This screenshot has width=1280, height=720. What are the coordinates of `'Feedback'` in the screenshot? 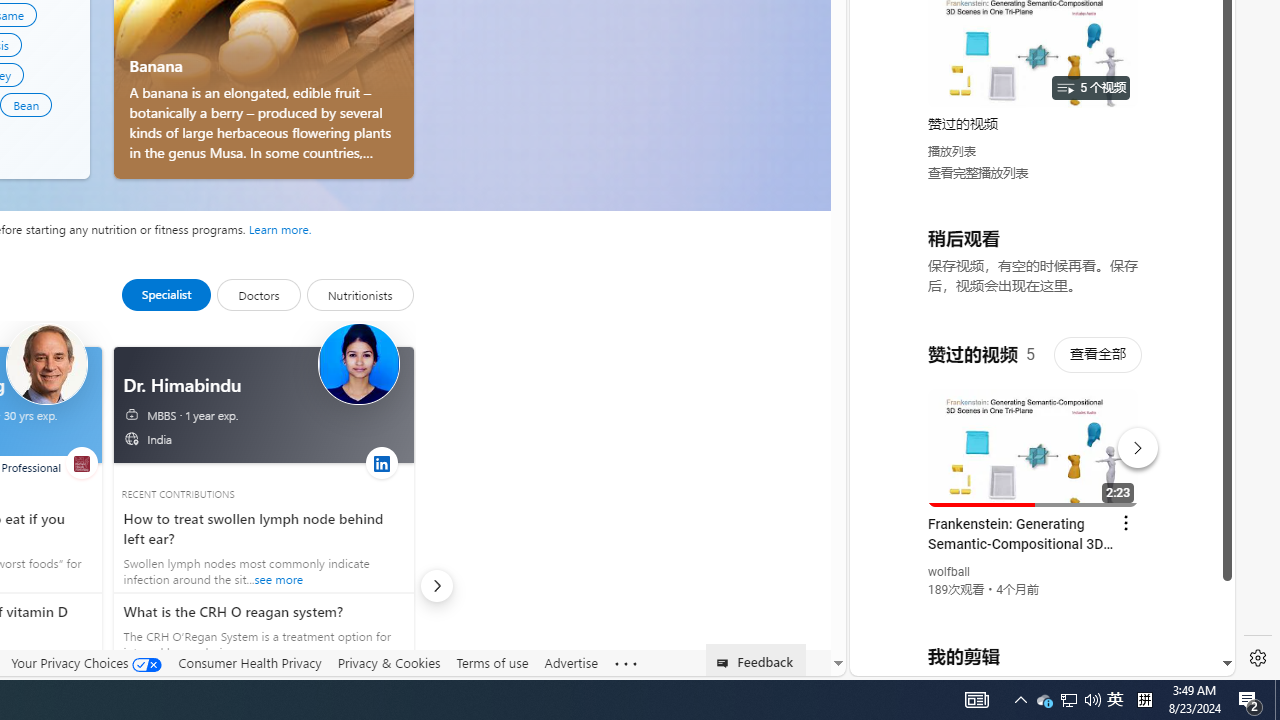 It's located at (755, 659).